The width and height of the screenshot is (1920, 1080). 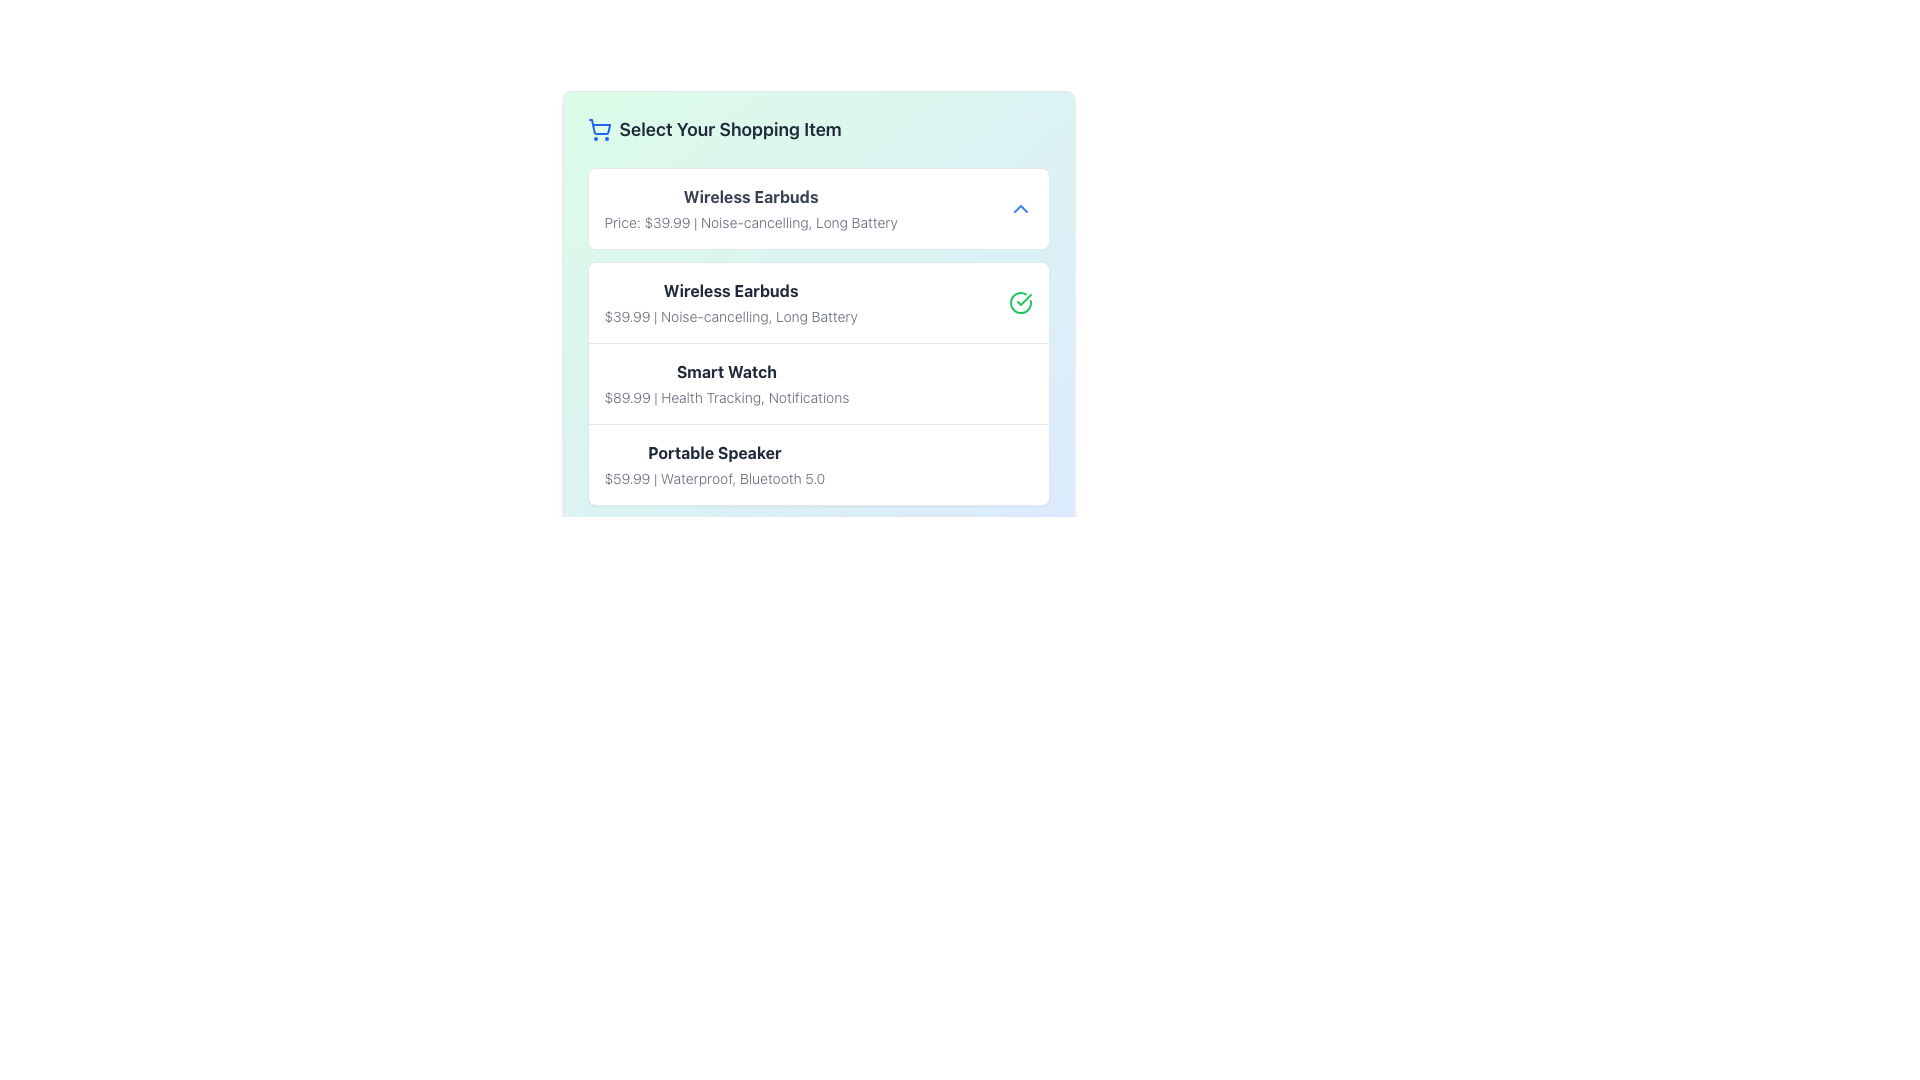 I want to click on the 'Wireless Earbuds' text label at the top of the shopping item card, so click(x=750, y=196).